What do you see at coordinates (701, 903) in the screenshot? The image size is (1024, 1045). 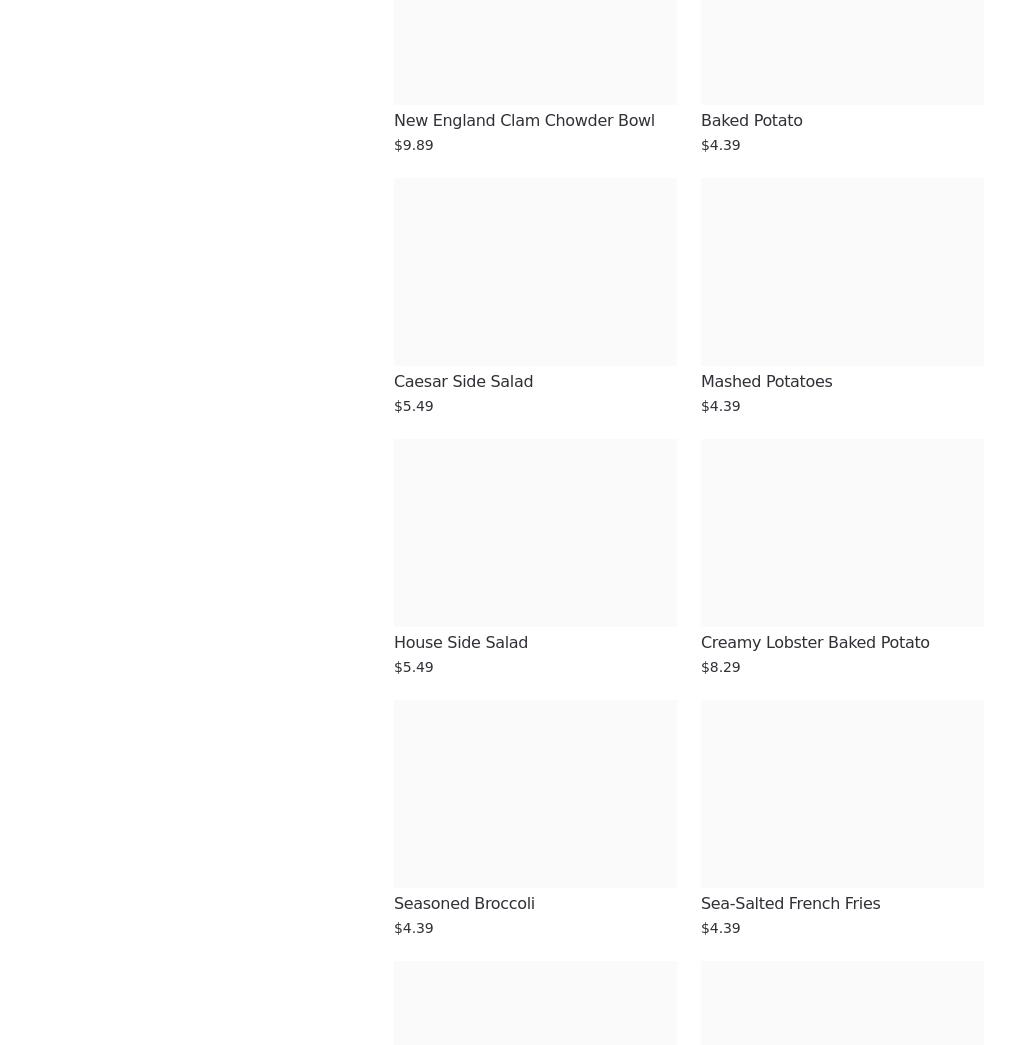 I see `'Sea-Salted French Fries'` at bounding box center [701, 903].